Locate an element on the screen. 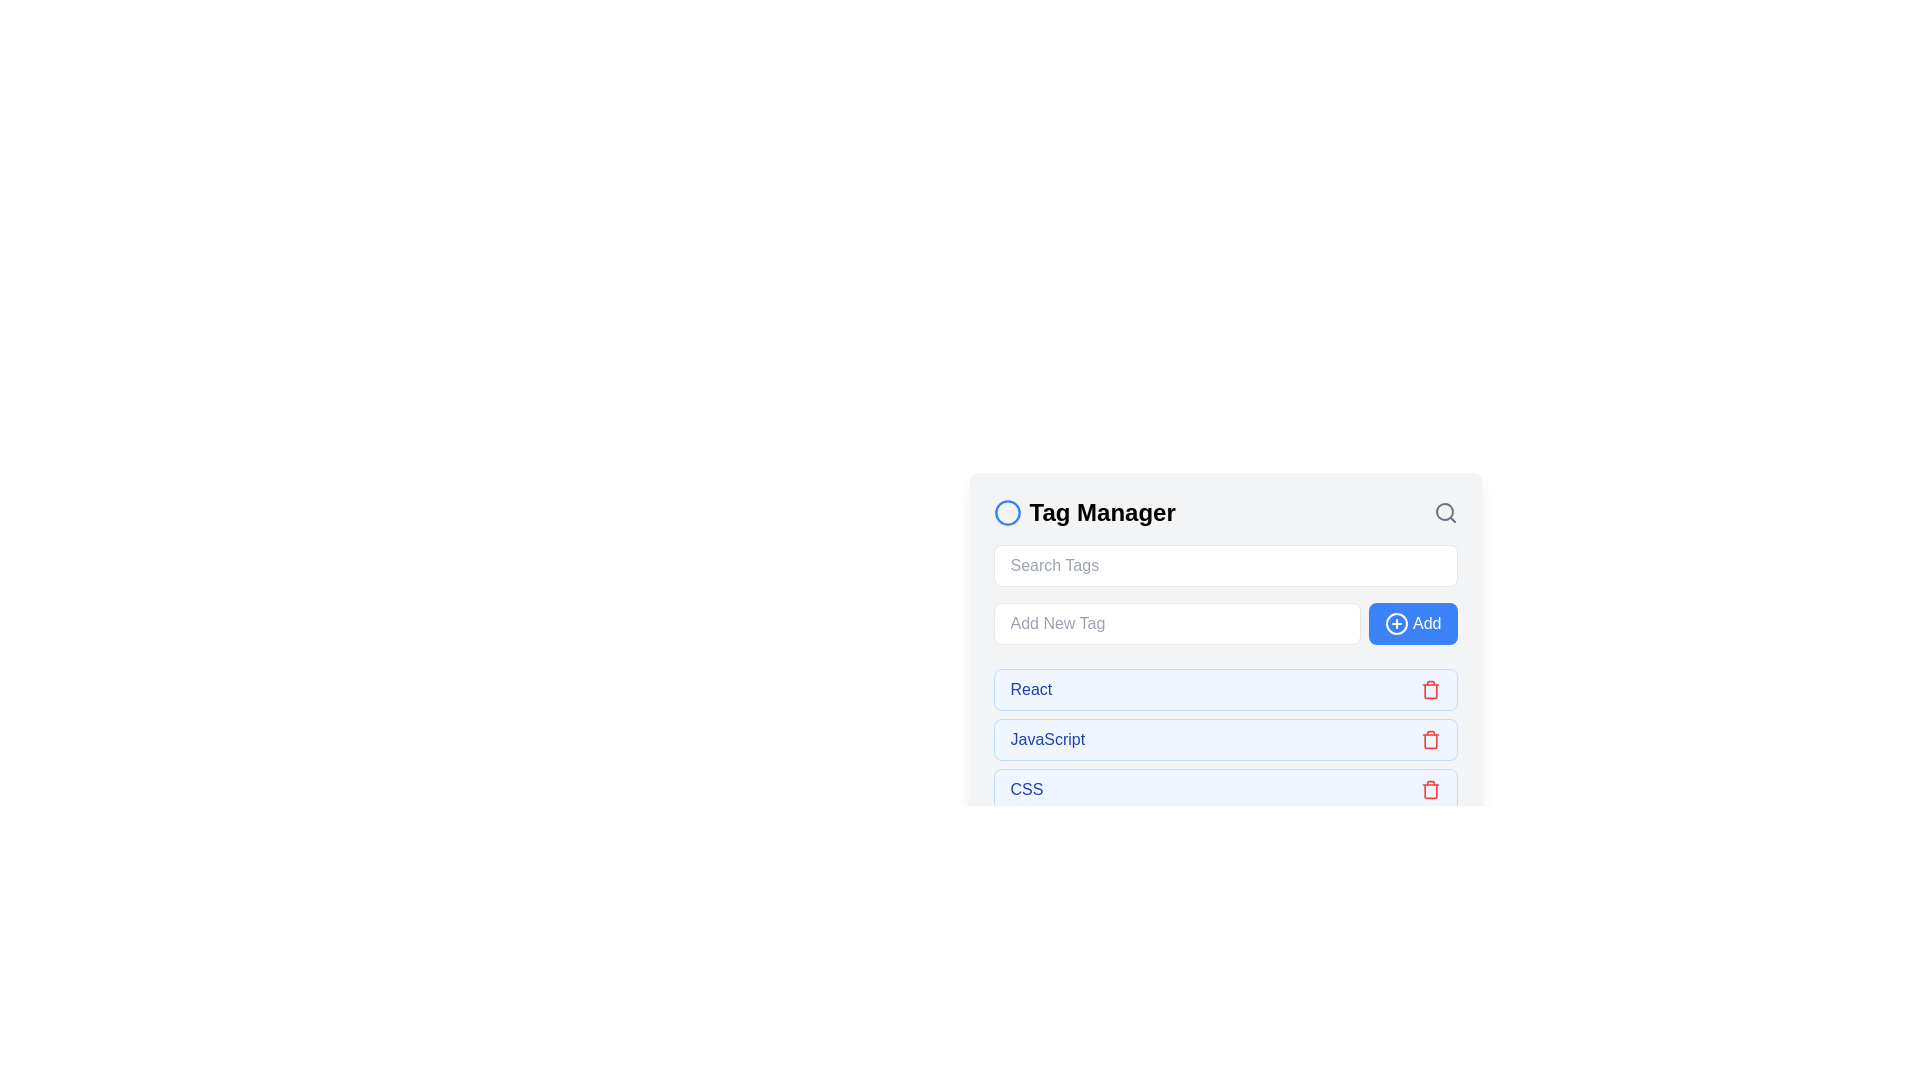 The image size is (1920, 1080). the decorative circle icon representing the 'Tag Manager' title, located to the left of the 'Tag Manager' text label in the top-left corner of the interface is located at coordinates (1007, 512).